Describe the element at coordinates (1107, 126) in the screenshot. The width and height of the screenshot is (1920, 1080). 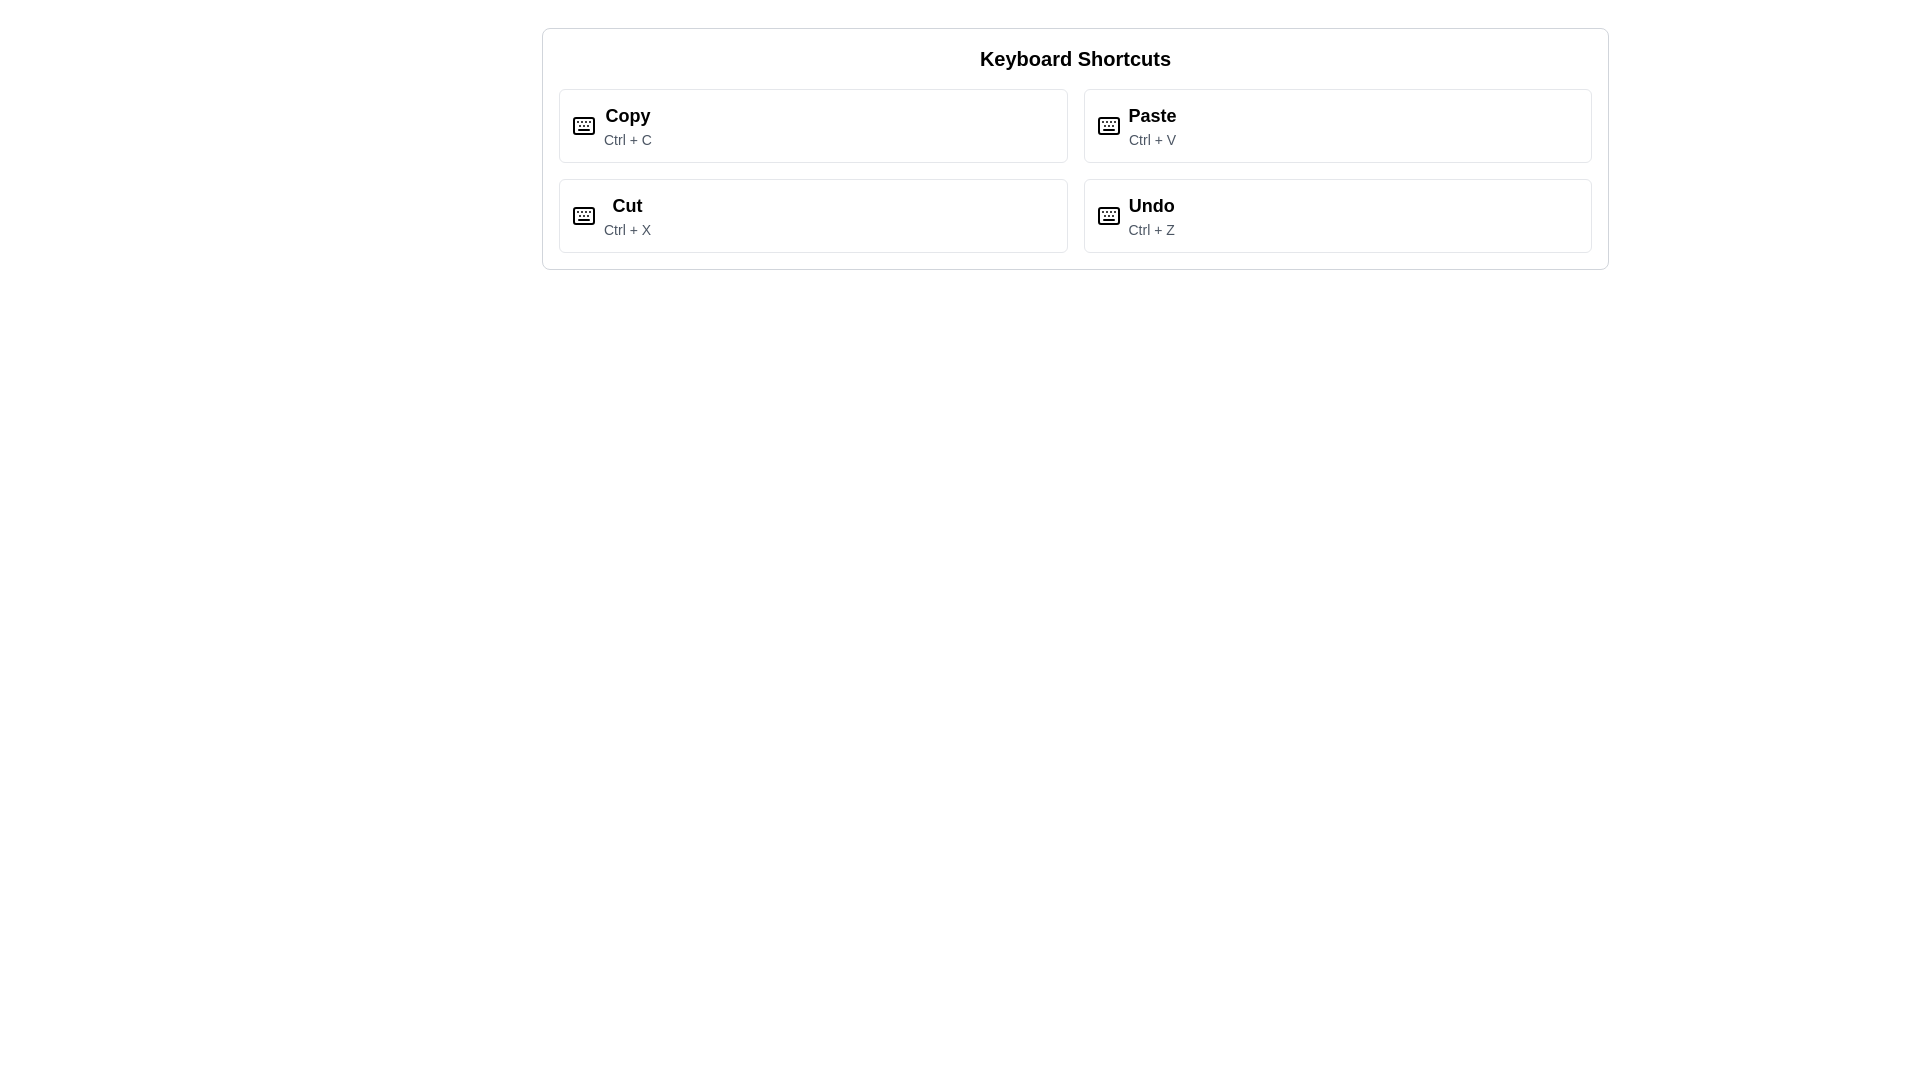
I see `the largest rectangular SVG shape that visually structures the keyboard layout icon, situated near the center of the icon layout` at that location.